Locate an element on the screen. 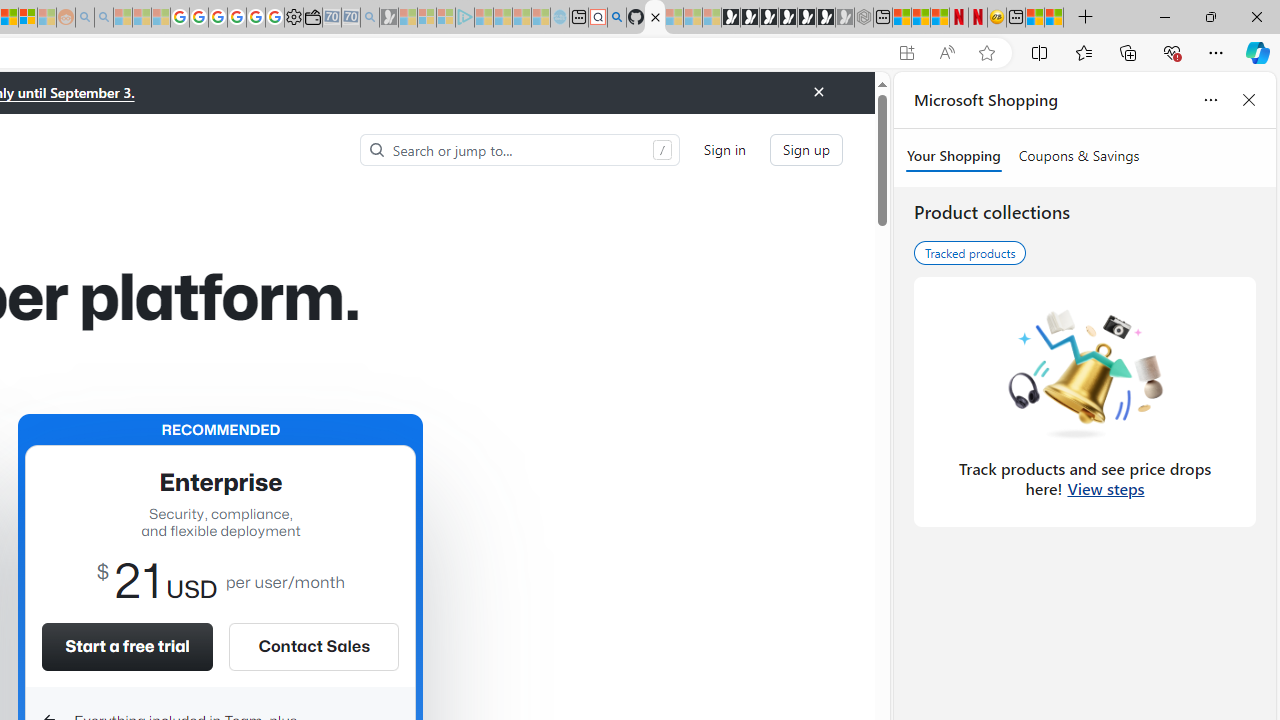 The width and height of the screenshot is (1280, 720). 'Start a free trial' is located at coordinates (126, 646).